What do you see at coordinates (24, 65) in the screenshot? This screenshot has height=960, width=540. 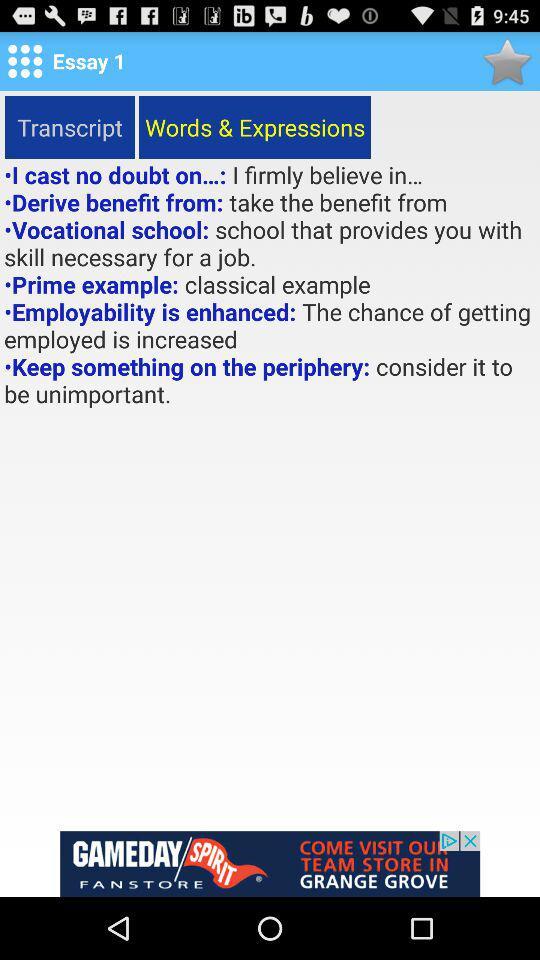 I see `the dialpad icon` at bounding box center [24, 65].